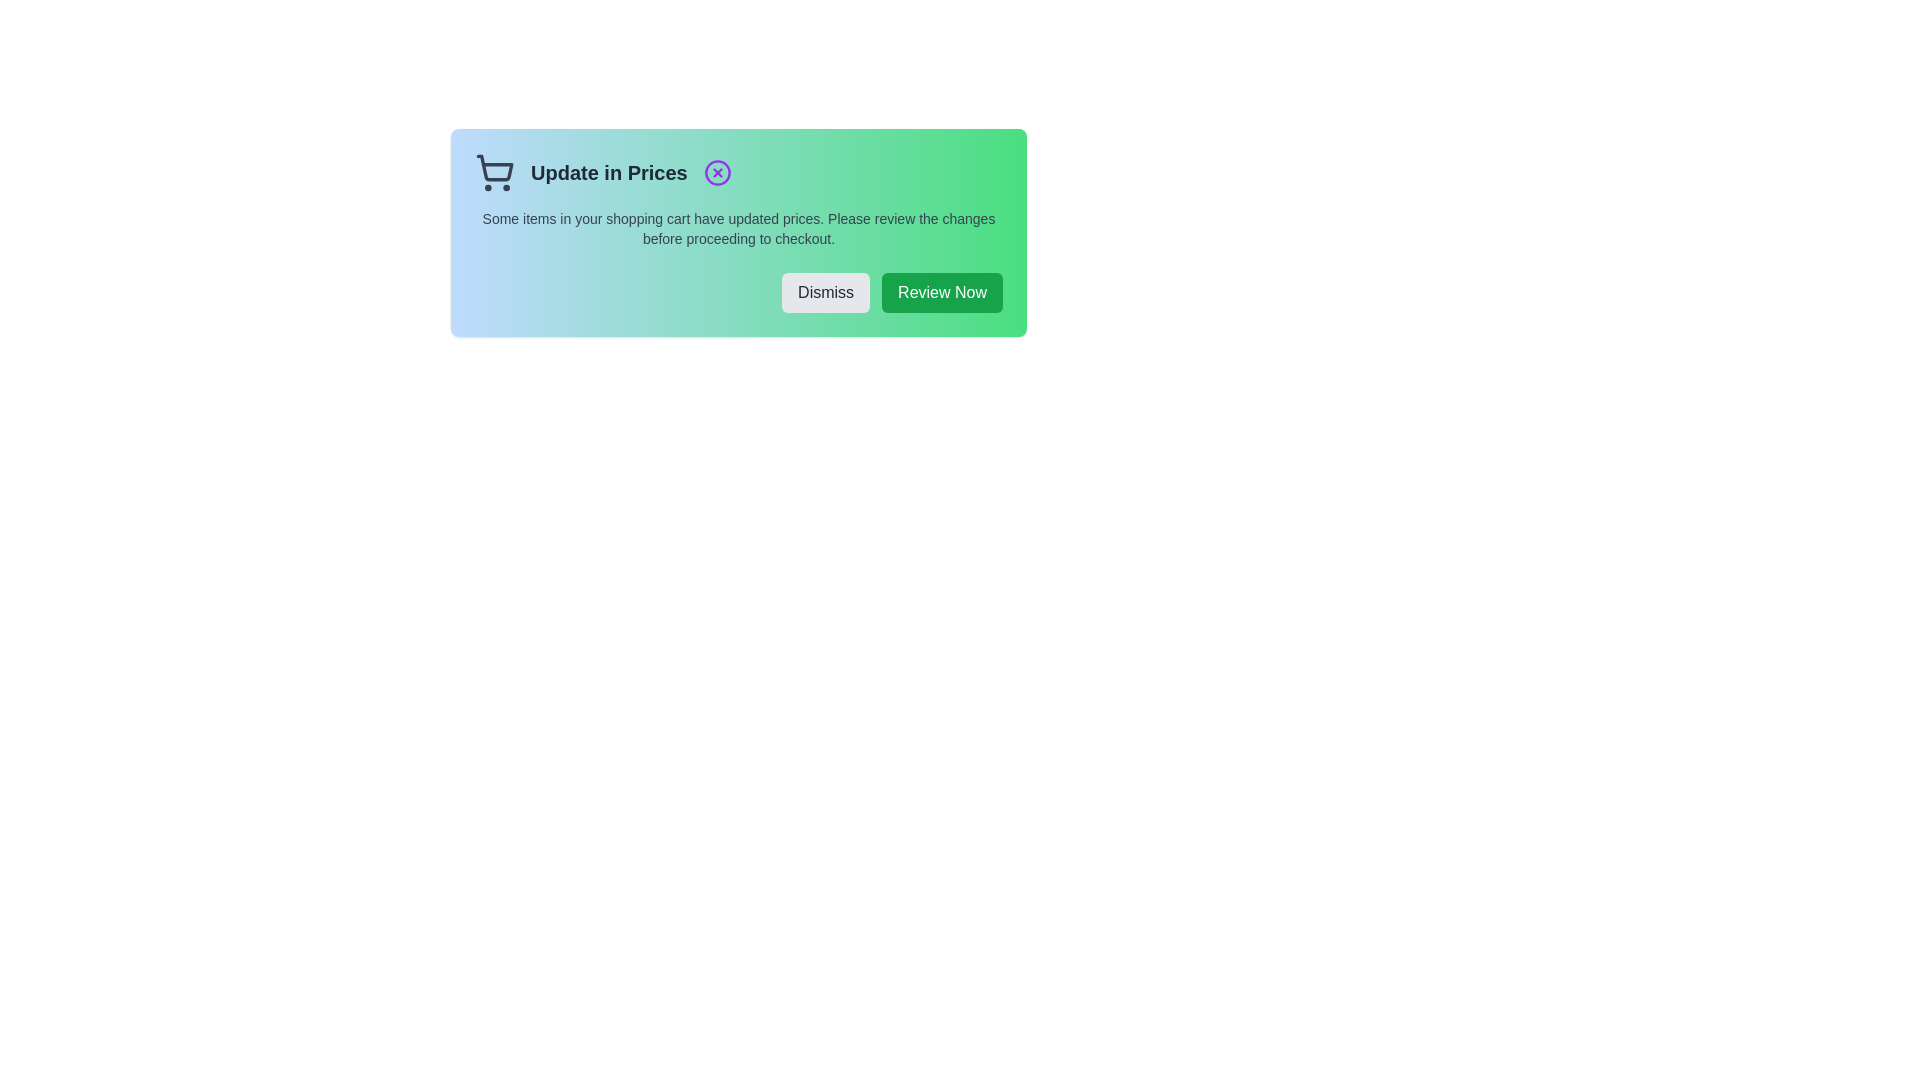 The image size is (1920, 1080). Describe the element at coordinates (825, 293) in the screenshot. I see `the 'Dismiss' button to hide the alert` at that location.